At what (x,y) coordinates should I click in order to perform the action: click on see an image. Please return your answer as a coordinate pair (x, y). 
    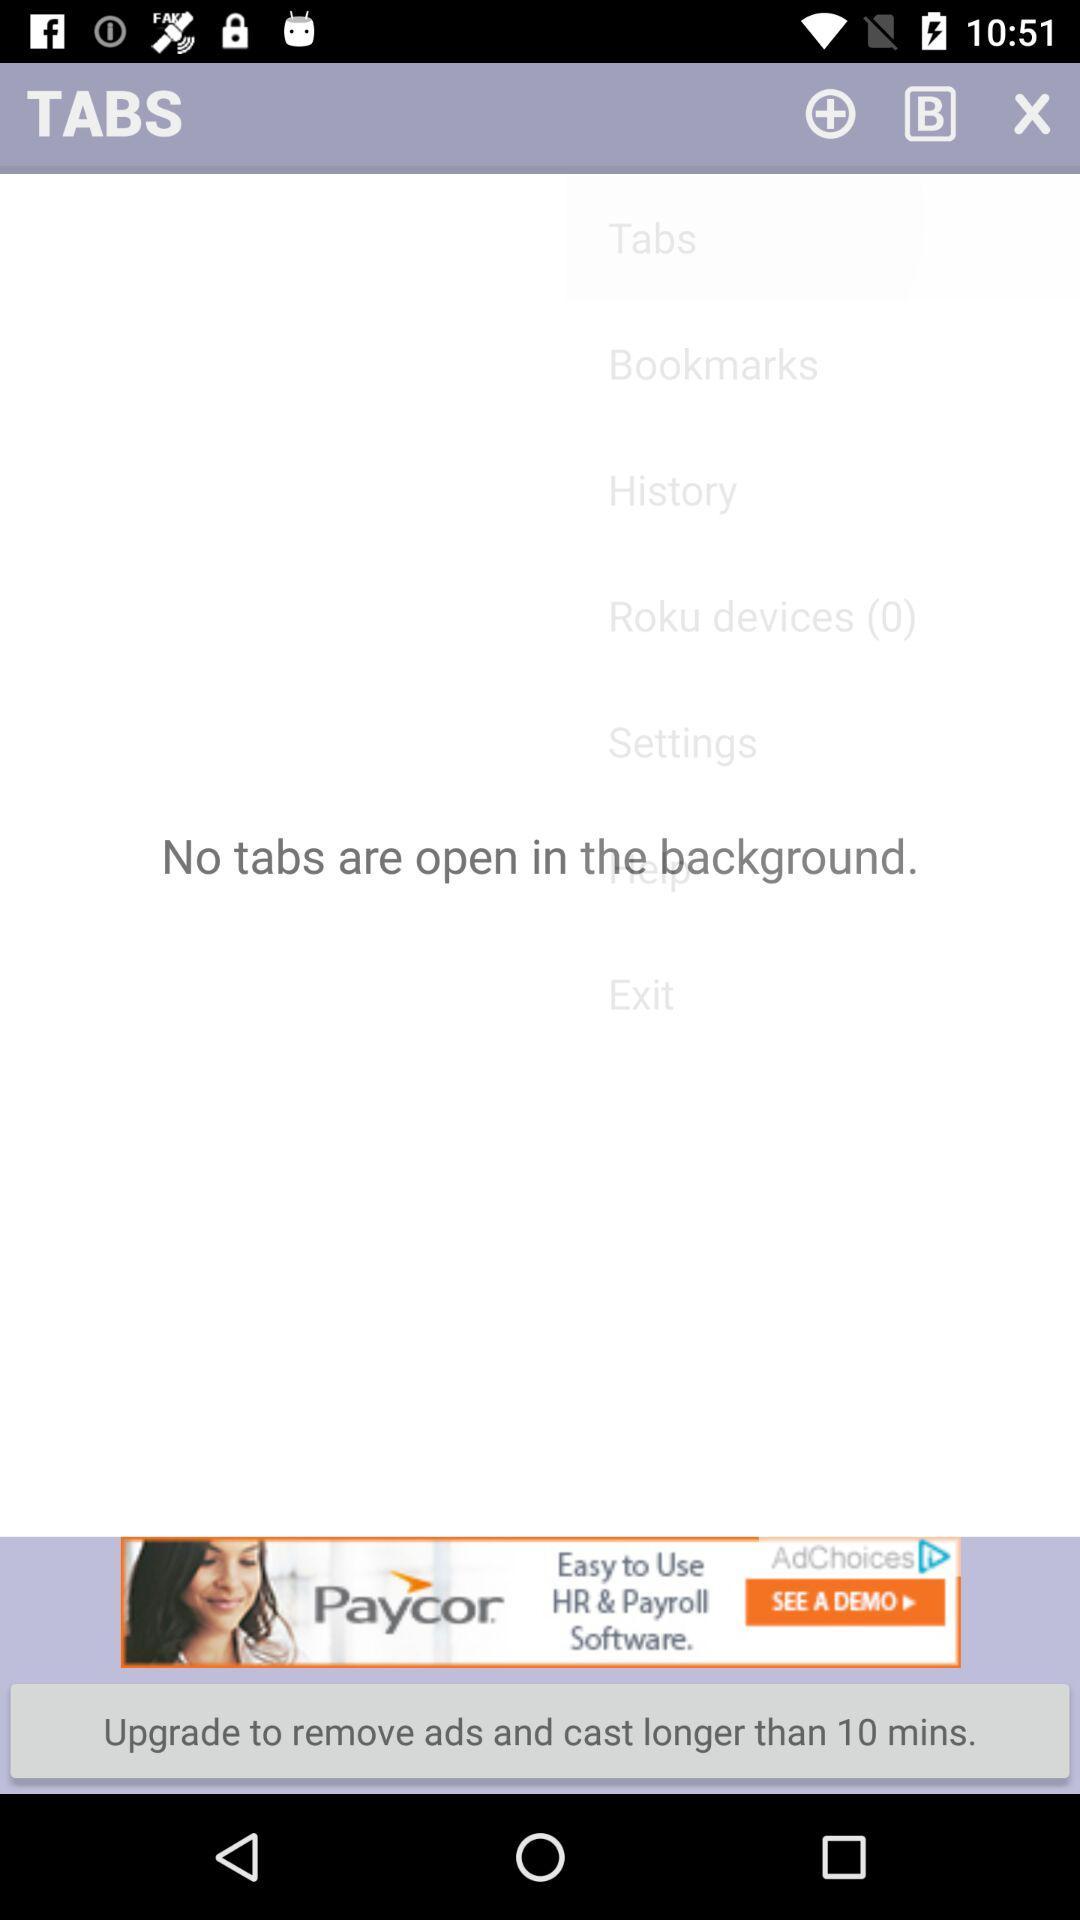
    Looking at the image, I should click on (540, 1602).